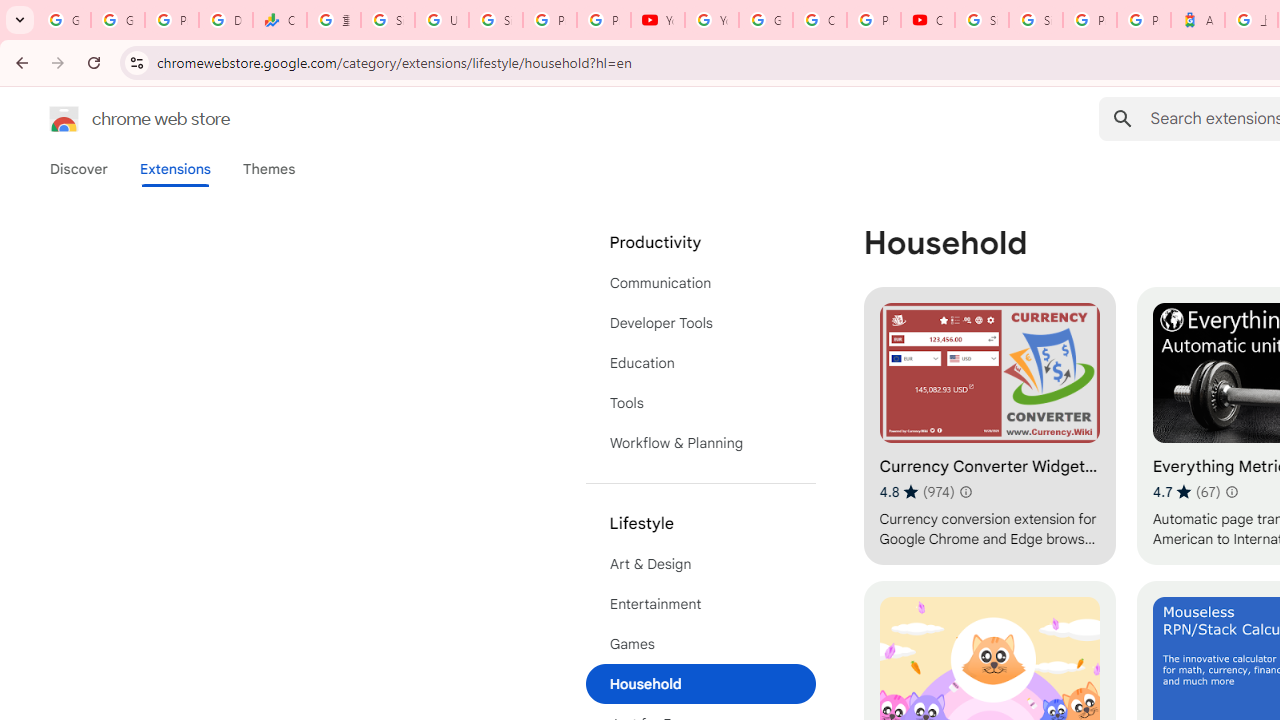  What do you see at coordinates (64, 119) in the screenshot?
I see `'Chrome Web Store logo'` at bounding box center [64, 119].